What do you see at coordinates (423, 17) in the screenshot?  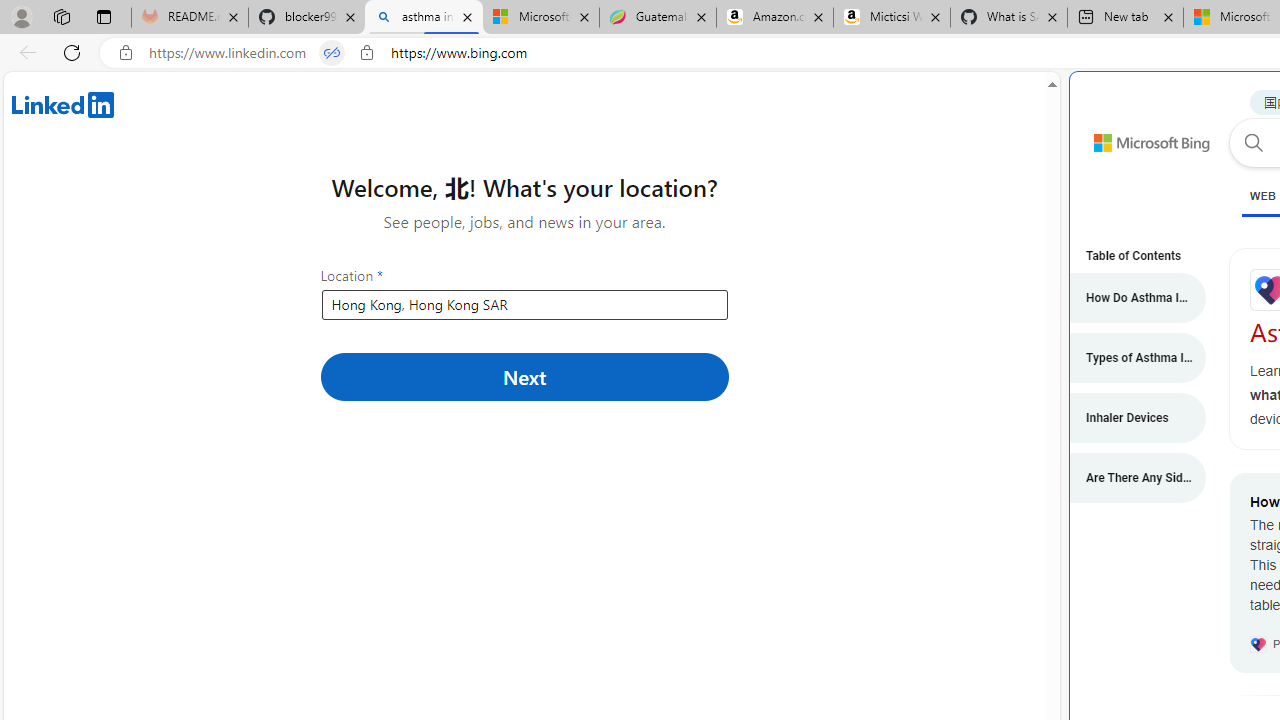 I see `'asthma inhaler - Search'` at bounding box center [423, 17].